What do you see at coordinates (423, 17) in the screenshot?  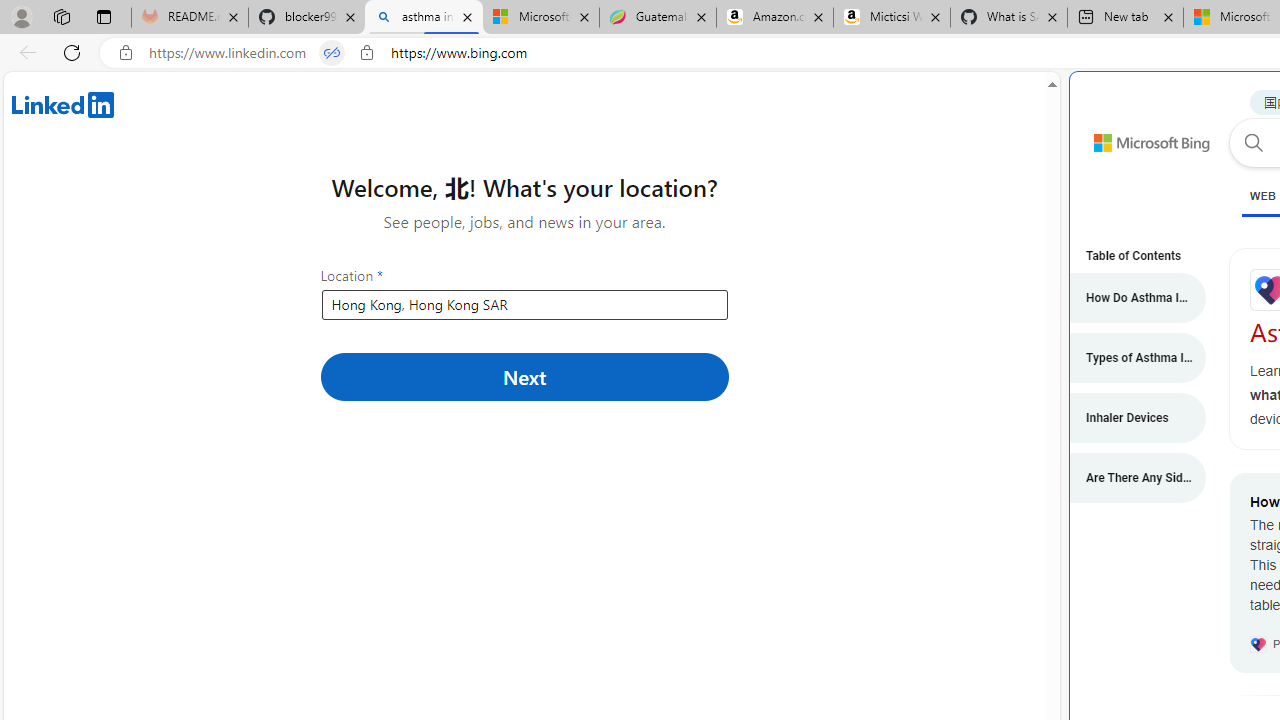 I see `'asthma inhaler - Search'` at bounding box center [423, 17].